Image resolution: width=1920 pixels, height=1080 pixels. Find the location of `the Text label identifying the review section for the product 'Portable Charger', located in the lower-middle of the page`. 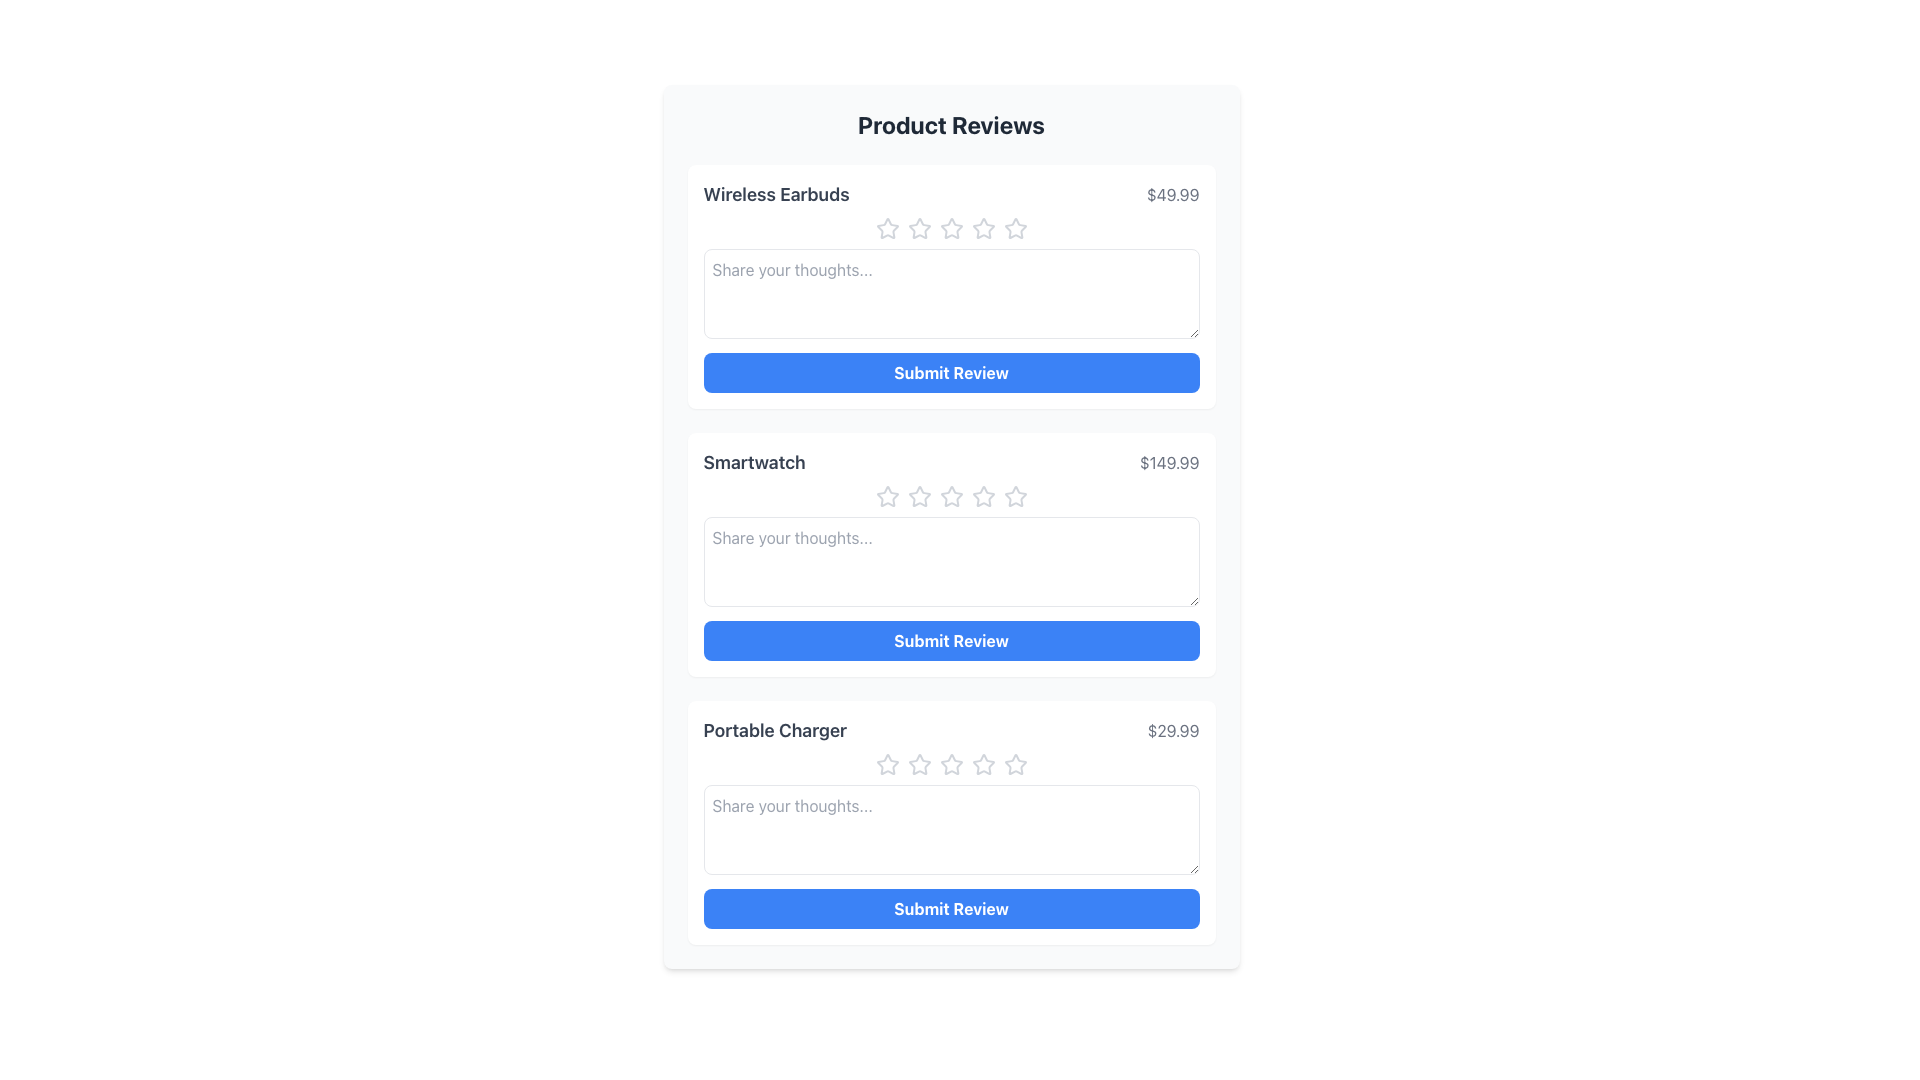

the Text label identifying the review section for the product 'Portable Charger', located in the lower-middle of the page is located at coordinates (774, 731).